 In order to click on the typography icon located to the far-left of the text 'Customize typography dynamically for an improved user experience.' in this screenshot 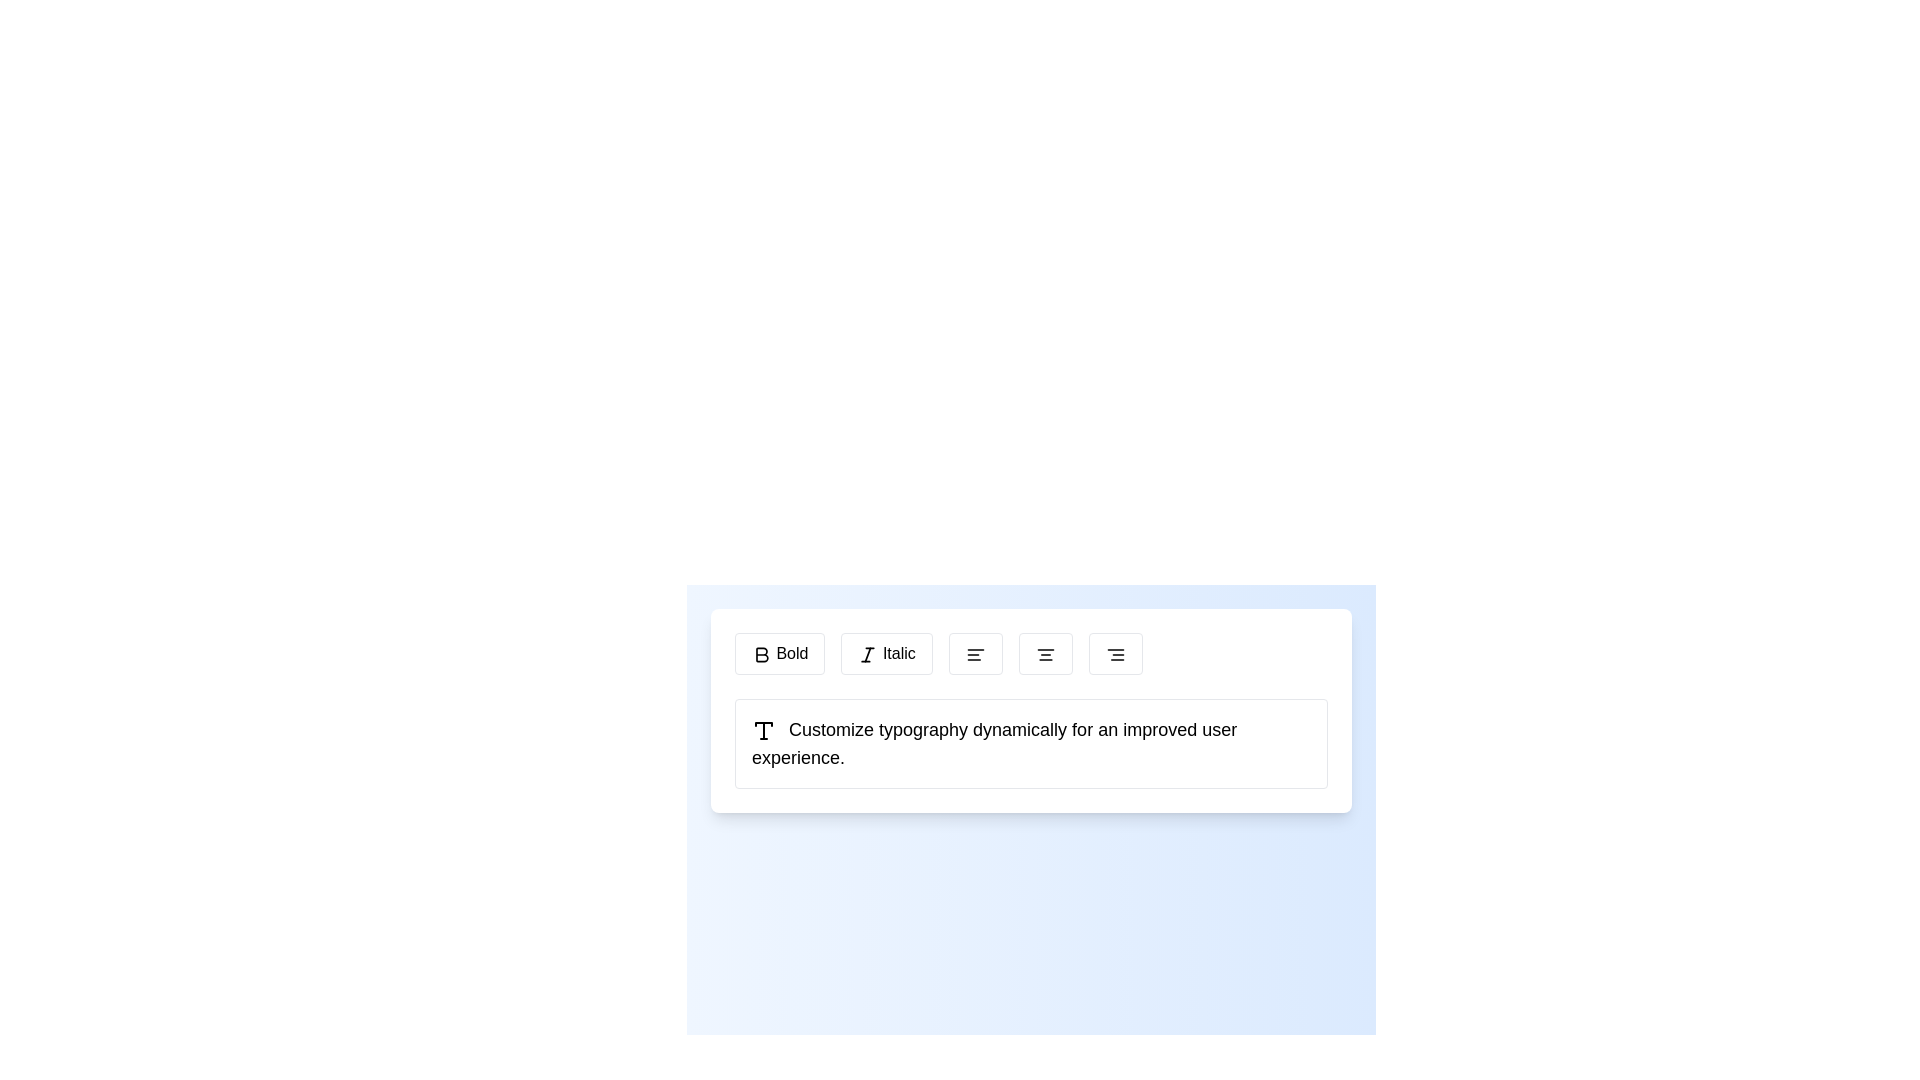, I will do `click(762, 731)`.